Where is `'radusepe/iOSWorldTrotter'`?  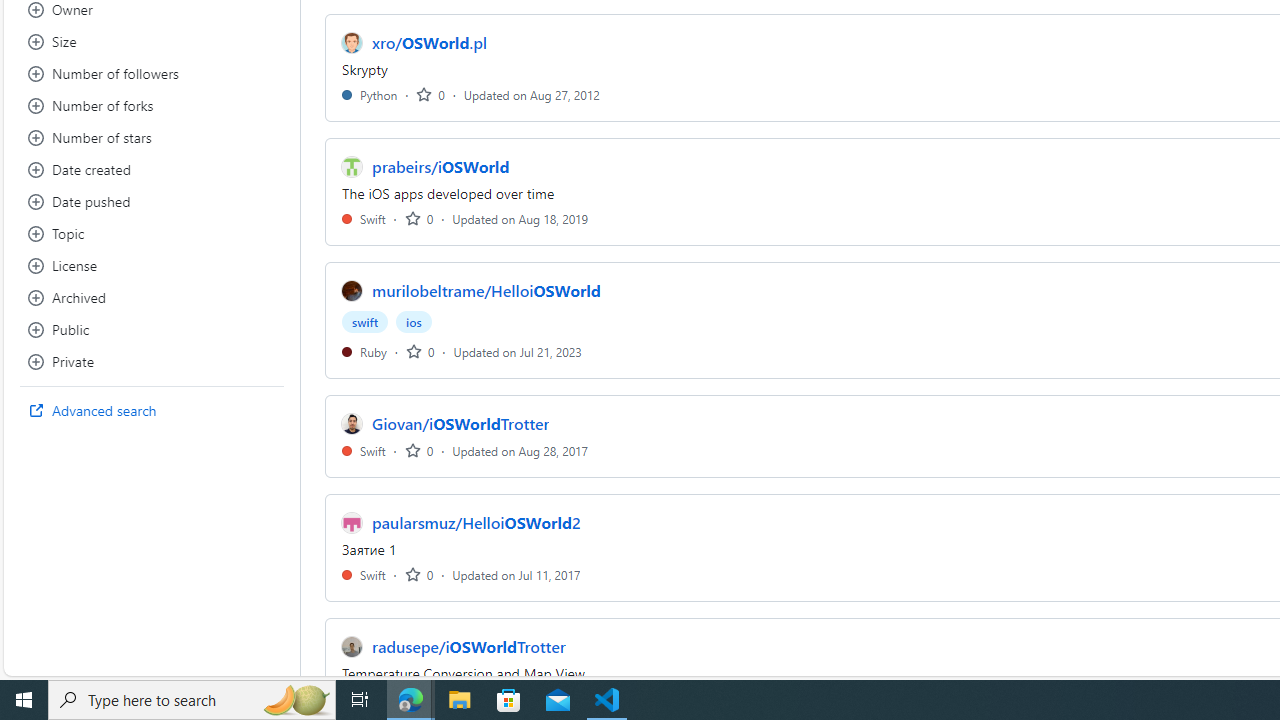
'radusepe/iOSWorldTrotter' is located at coordinates (468, 646).